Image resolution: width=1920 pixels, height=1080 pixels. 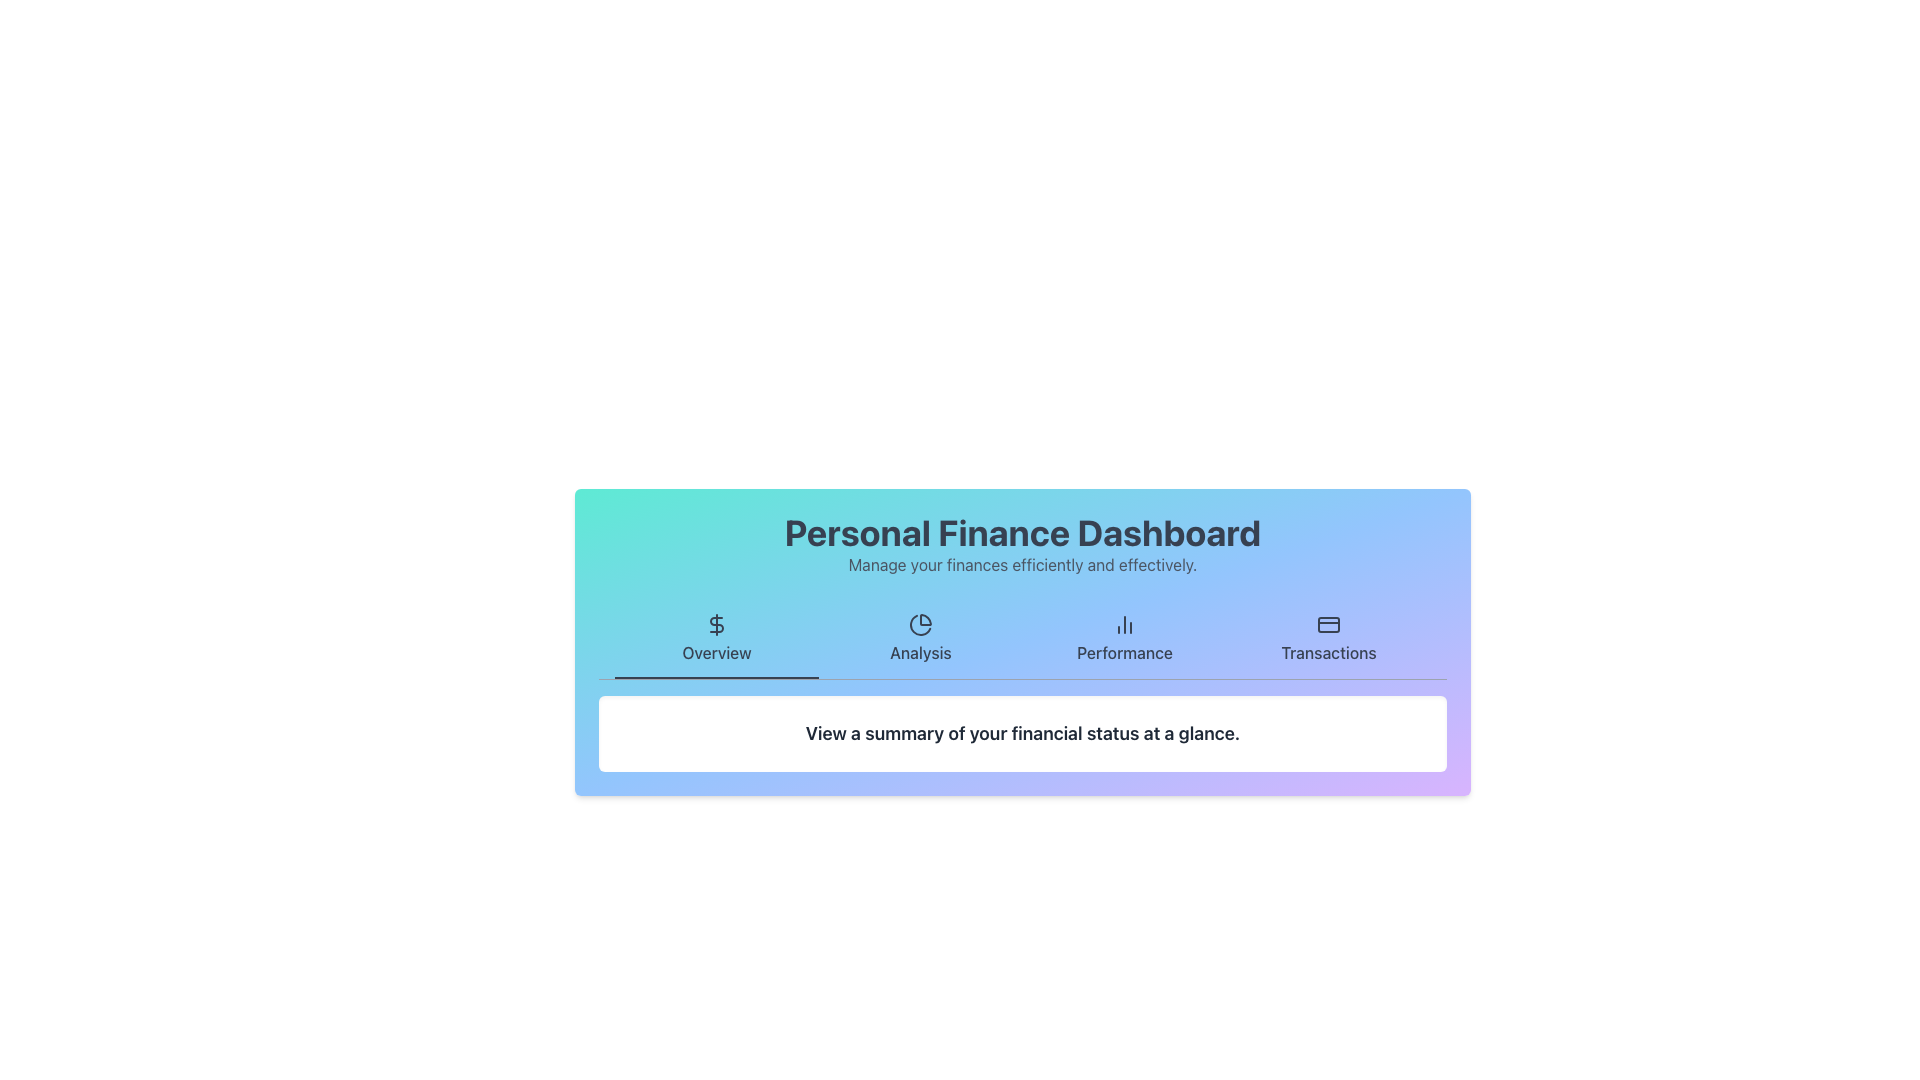 I want to click on the decorative icon in the 'Overview' section of the navigation bar that visually represents financial contexts, so click(x=716, y=623).